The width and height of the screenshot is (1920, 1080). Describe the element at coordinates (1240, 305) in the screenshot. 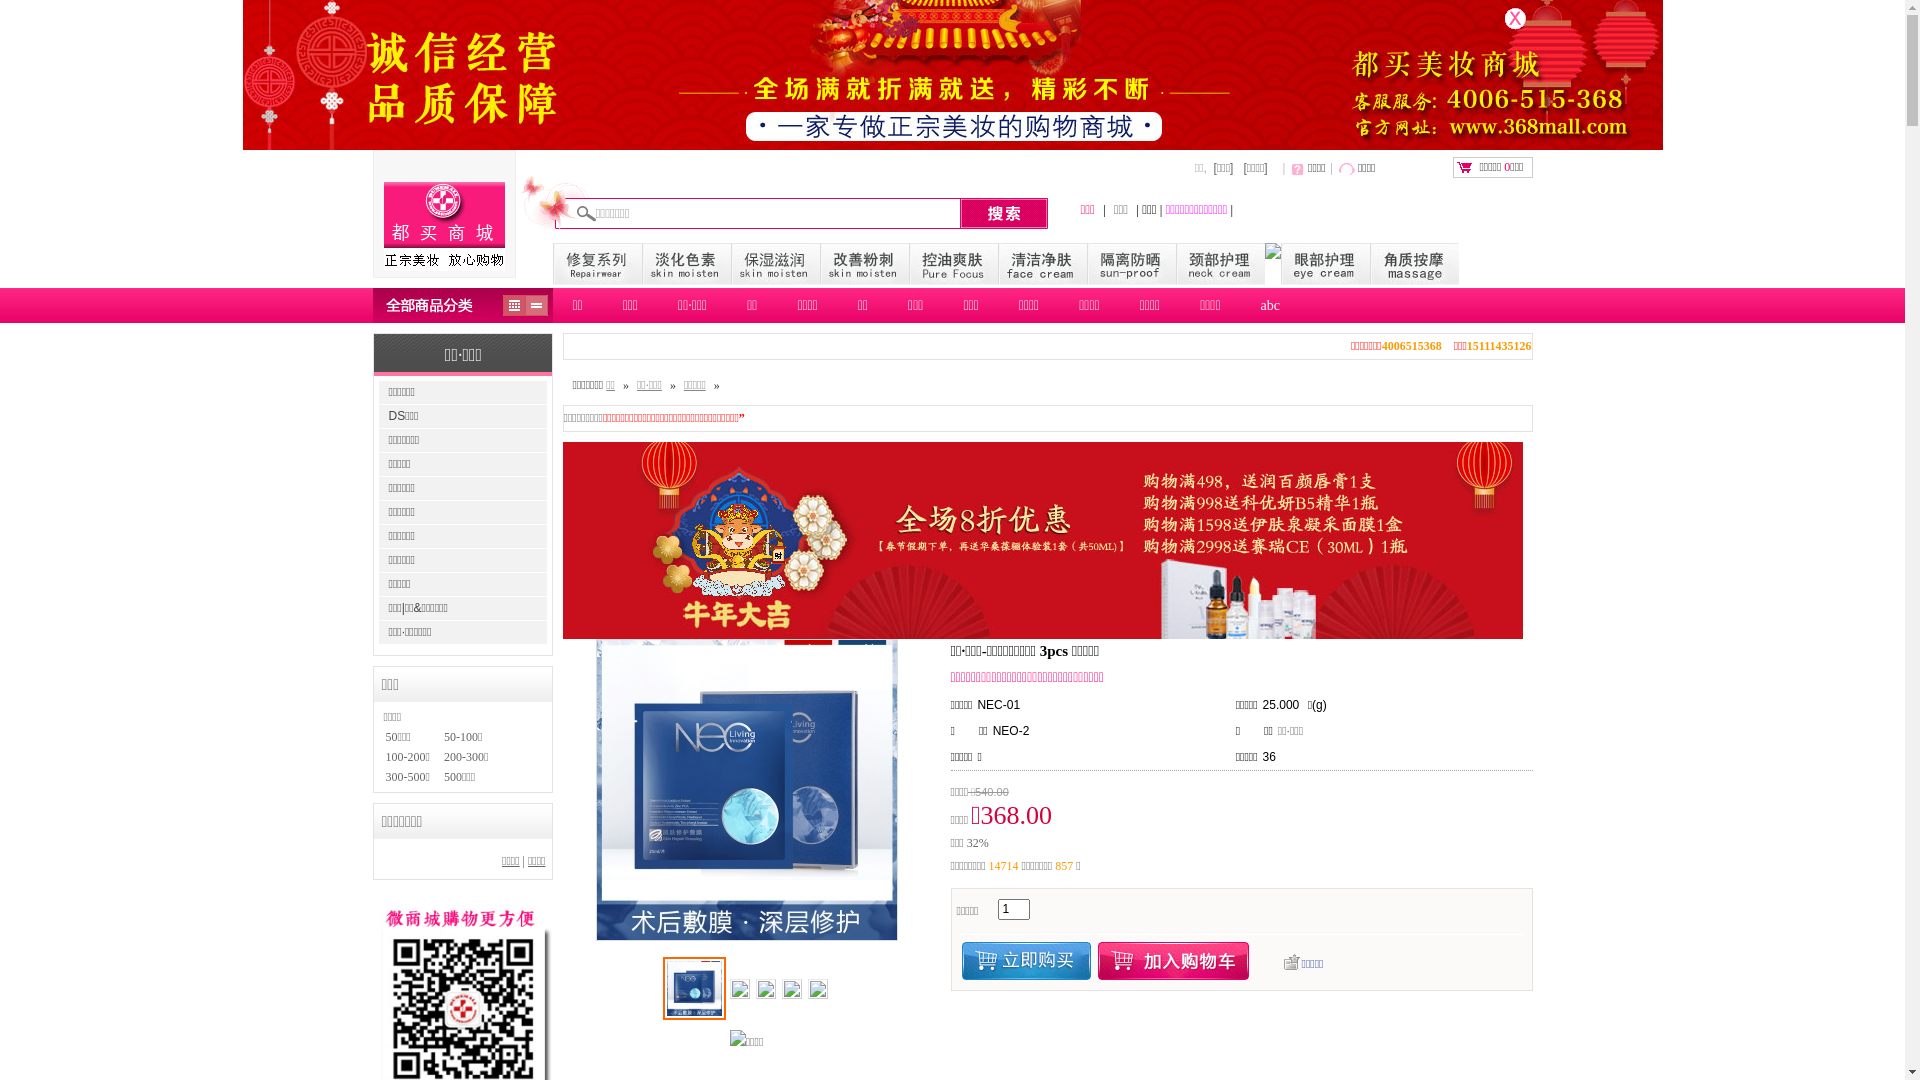

I see `'abc'` at that location.